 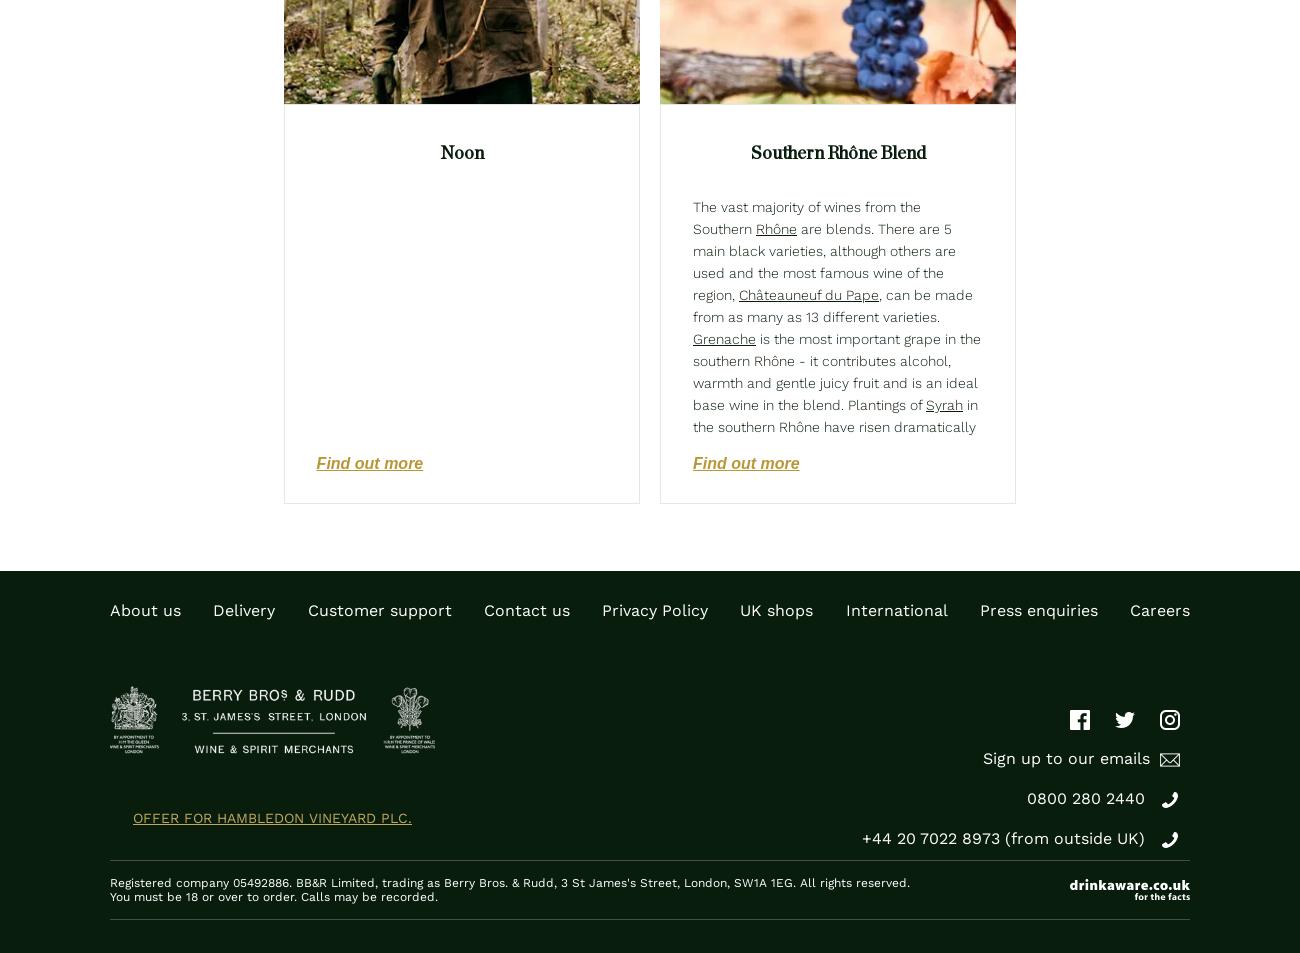 What do you see at coordinates (775, 228) in the screenshot?
I see `'Rhône'` at bounding box center [775, 228].